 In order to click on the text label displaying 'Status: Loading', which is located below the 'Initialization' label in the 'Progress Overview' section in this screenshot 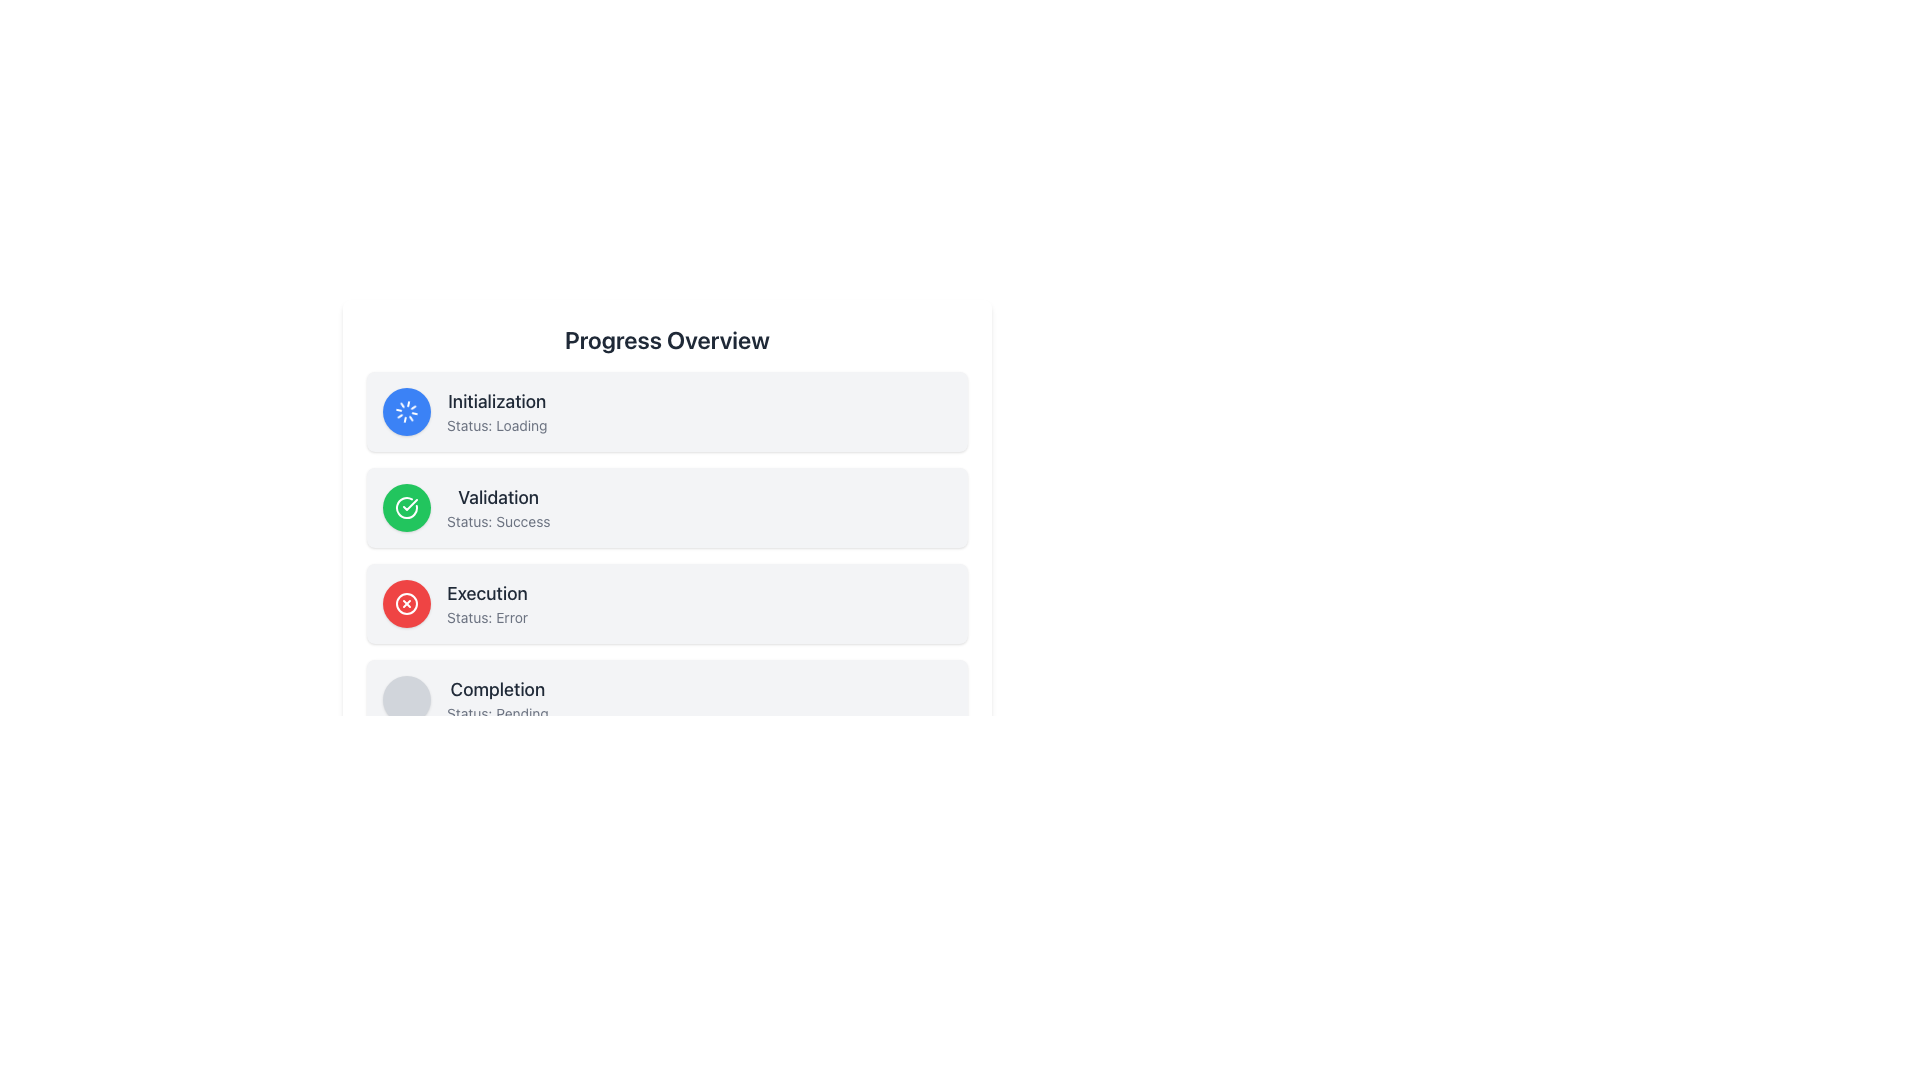, I will do `click(497, 424)`.